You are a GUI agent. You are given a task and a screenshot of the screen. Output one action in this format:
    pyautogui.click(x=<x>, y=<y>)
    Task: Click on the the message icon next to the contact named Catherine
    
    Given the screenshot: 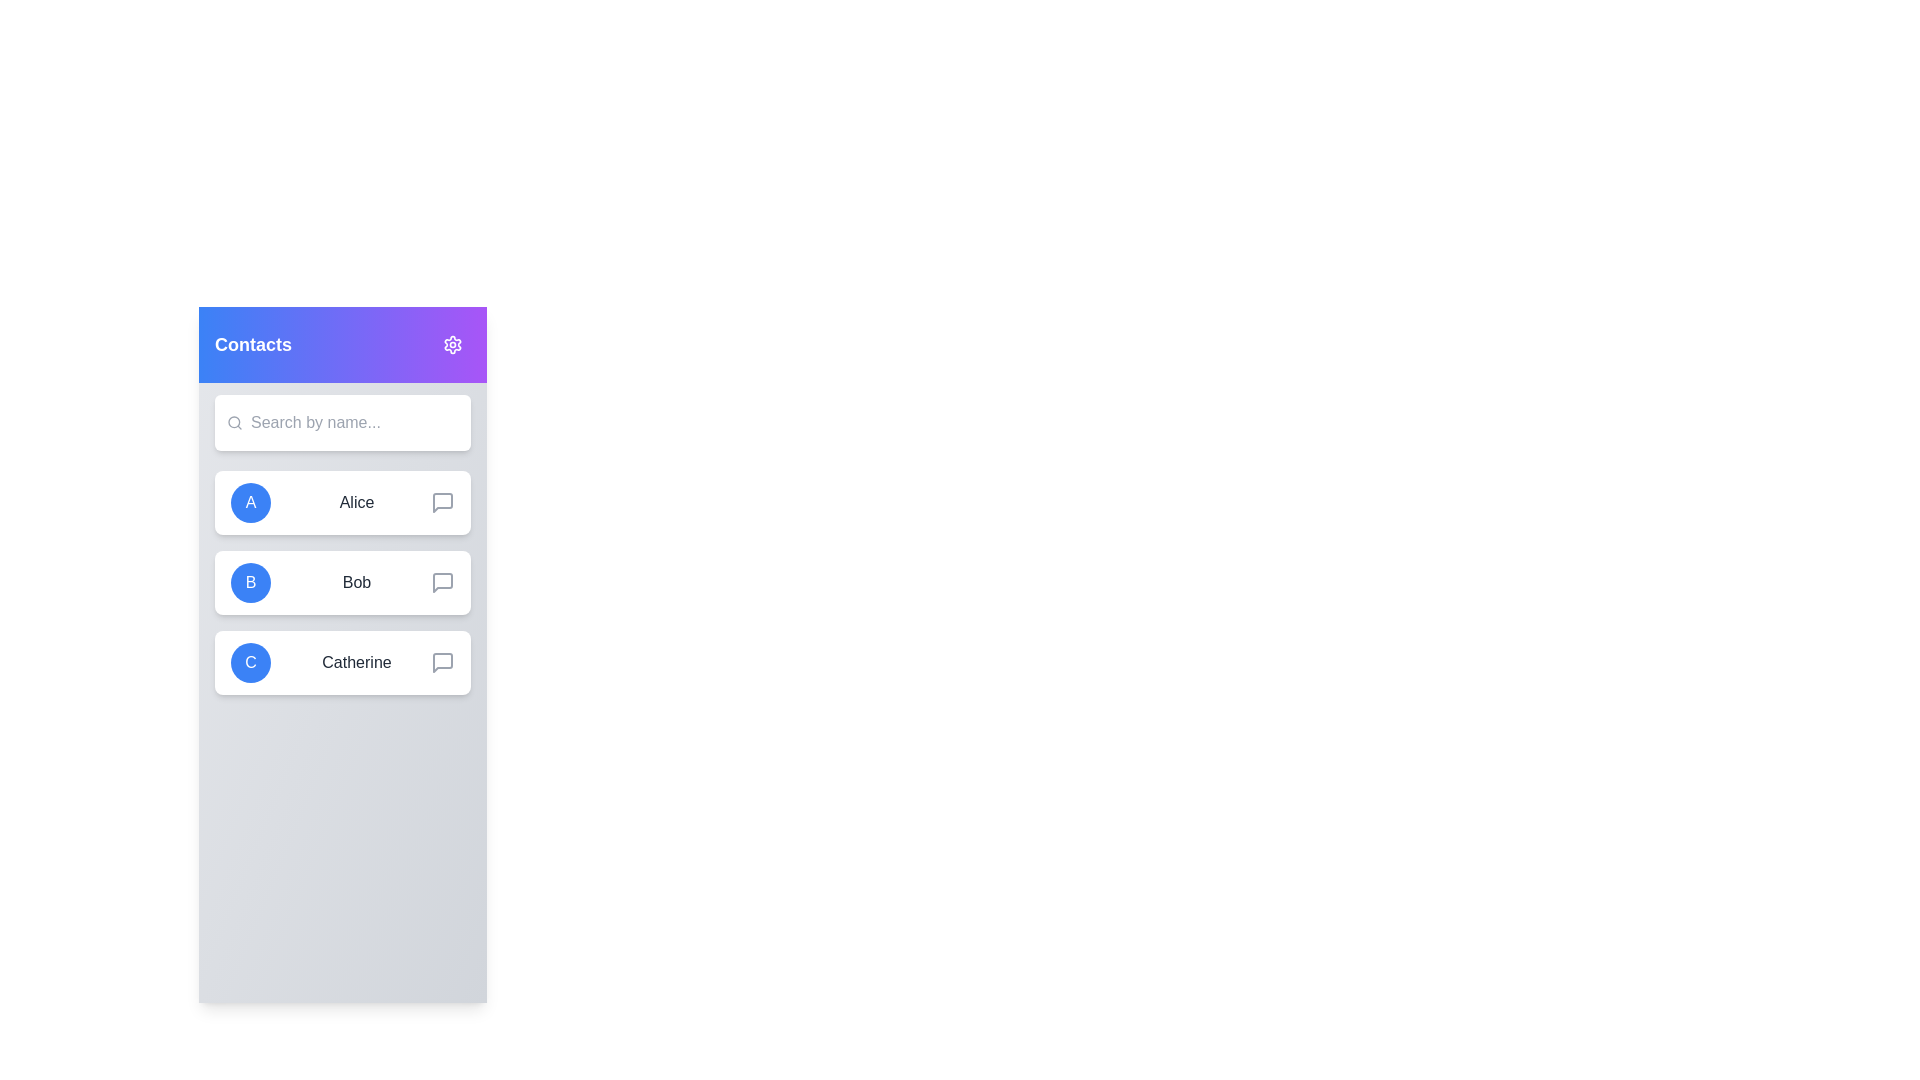 What is the action you would take?
    pyautogui.click(x=441, y=663)
    